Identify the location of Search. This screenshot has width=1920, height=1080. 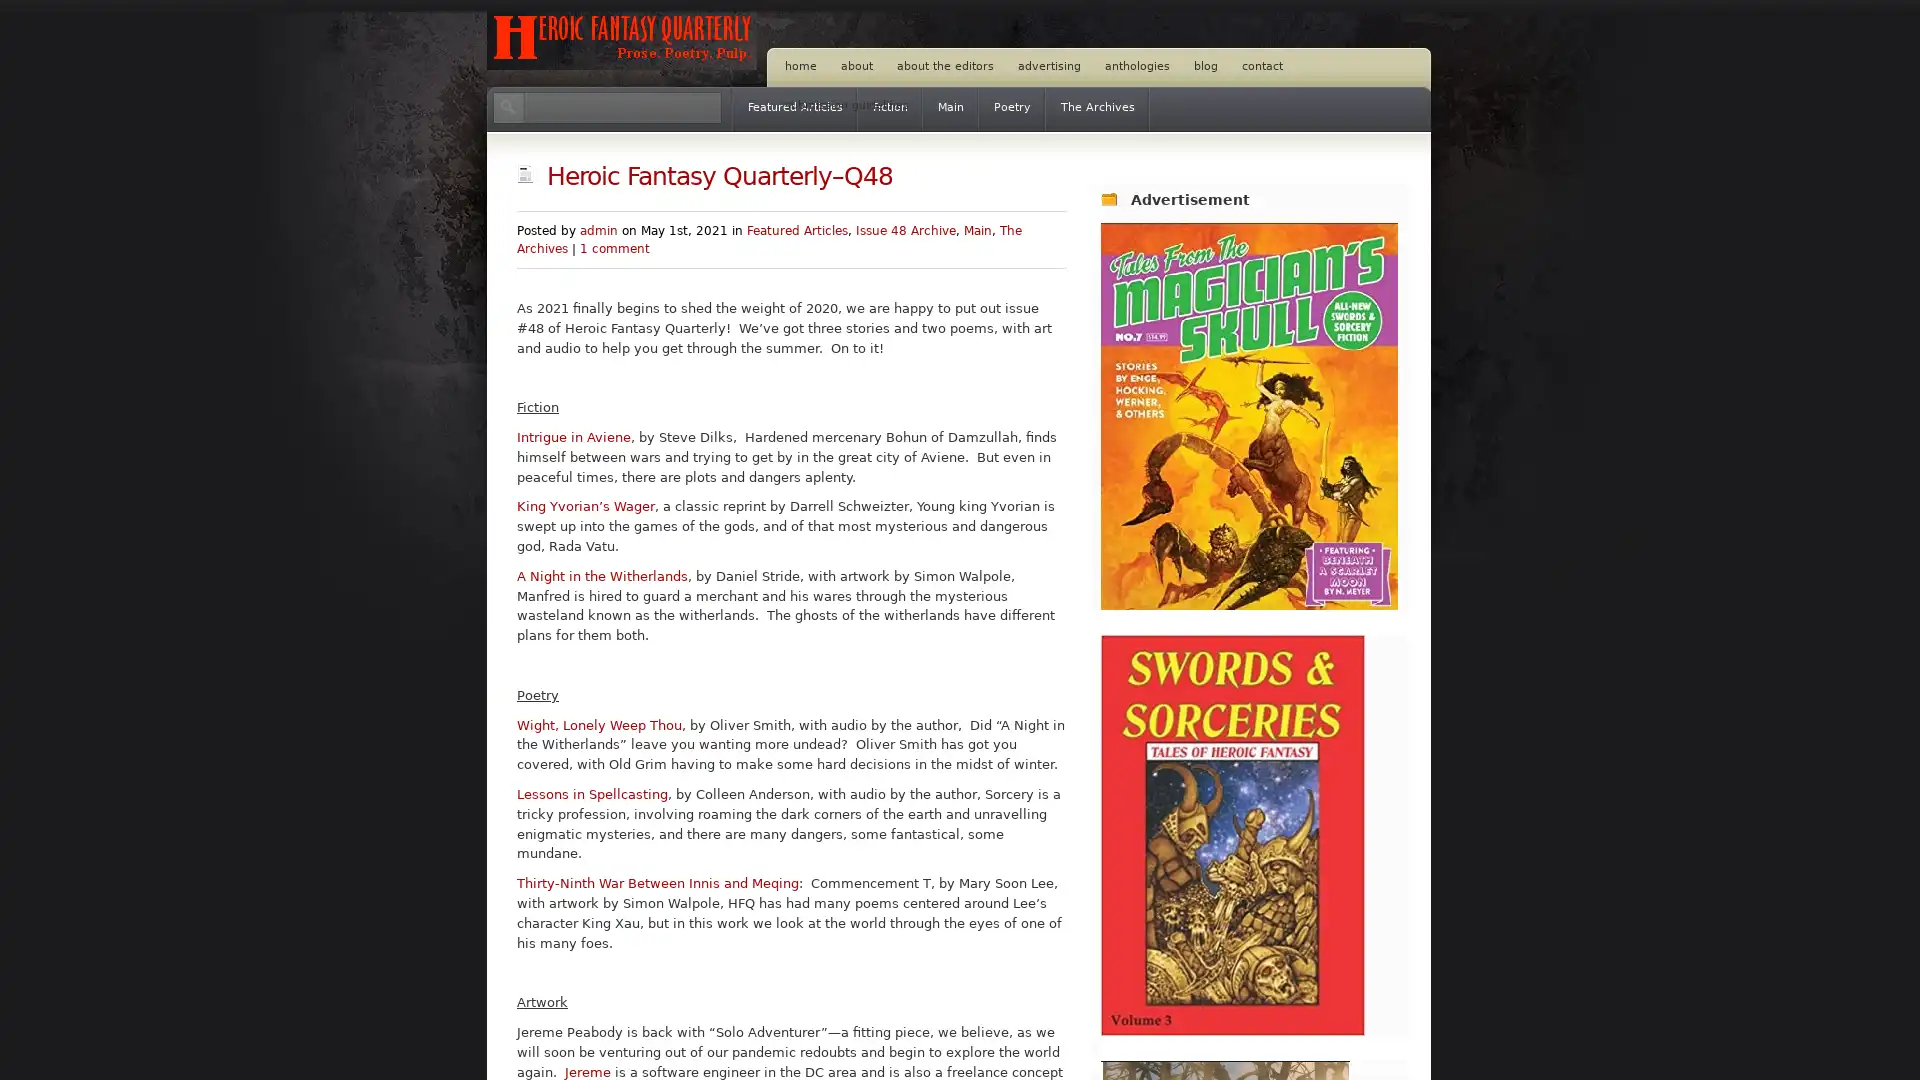
(508, 108).